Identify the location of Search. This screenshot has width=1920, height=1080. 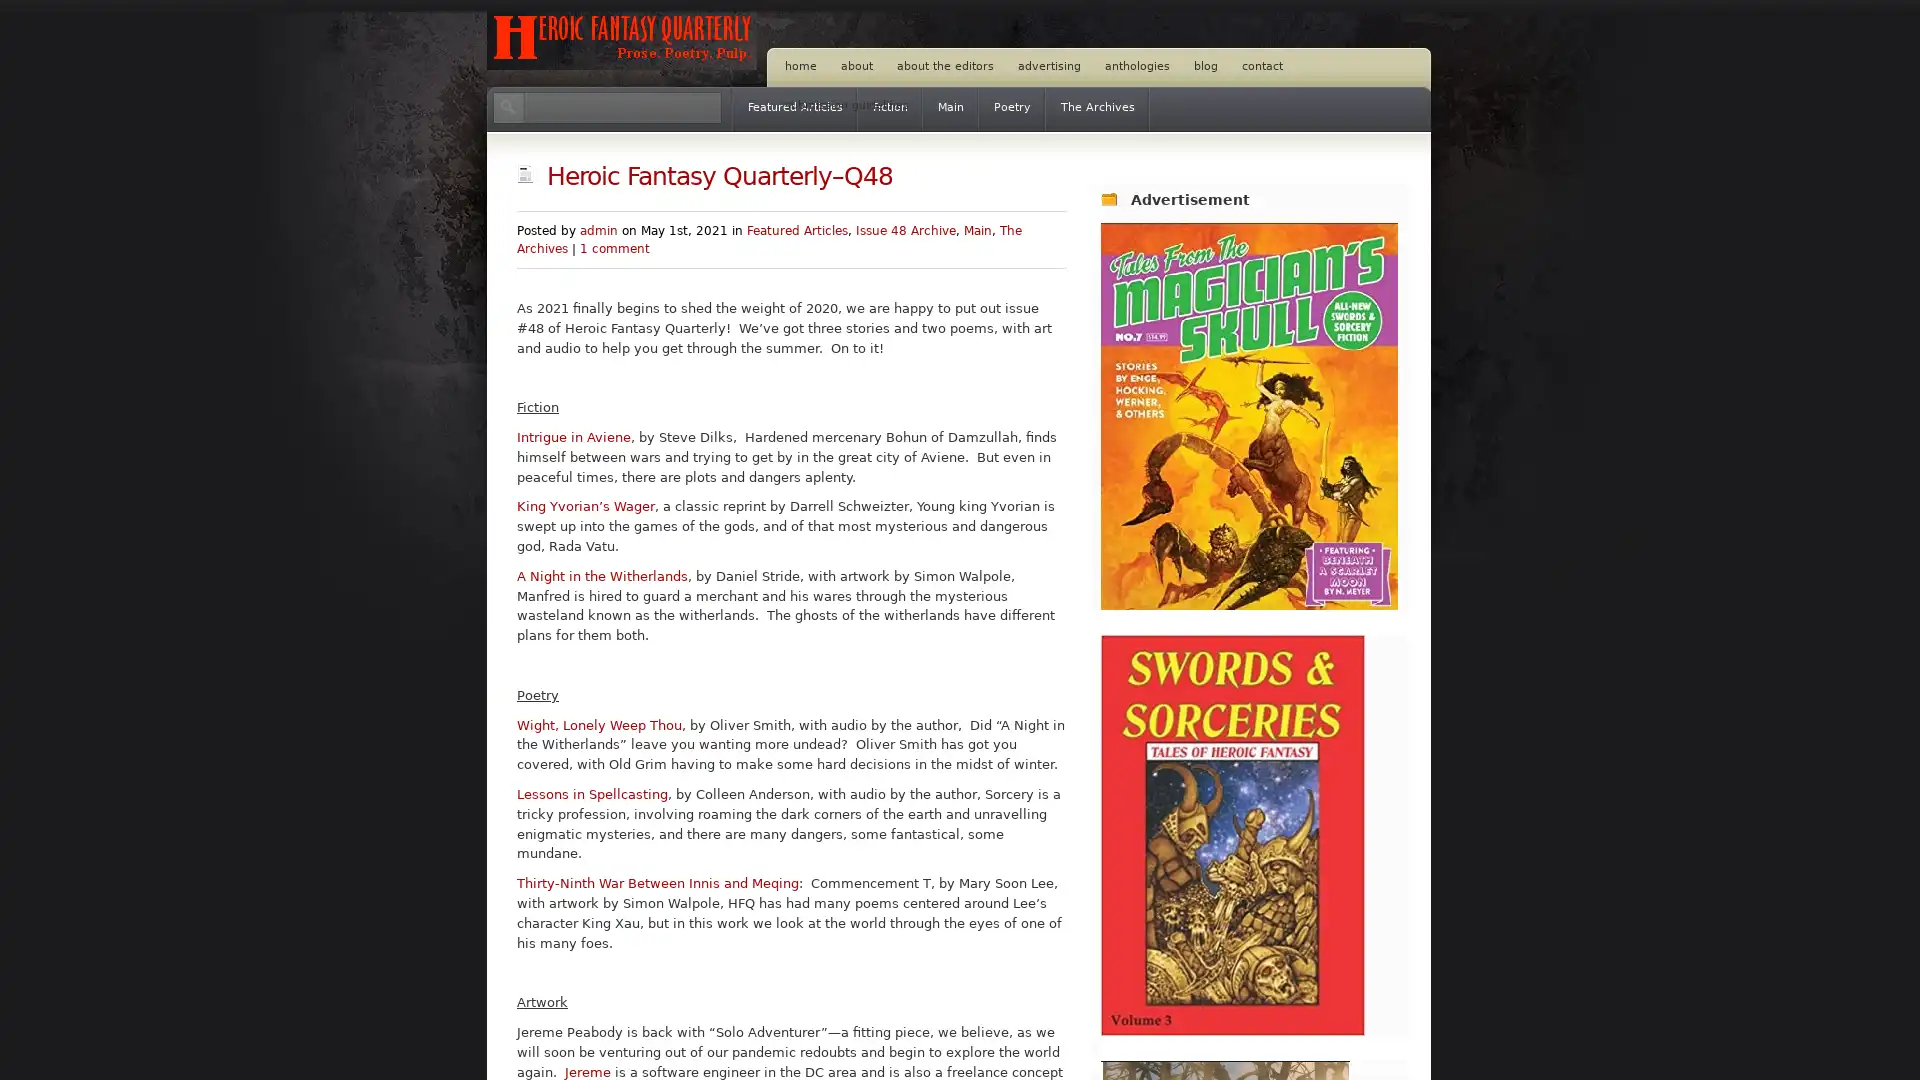
(508, 108).